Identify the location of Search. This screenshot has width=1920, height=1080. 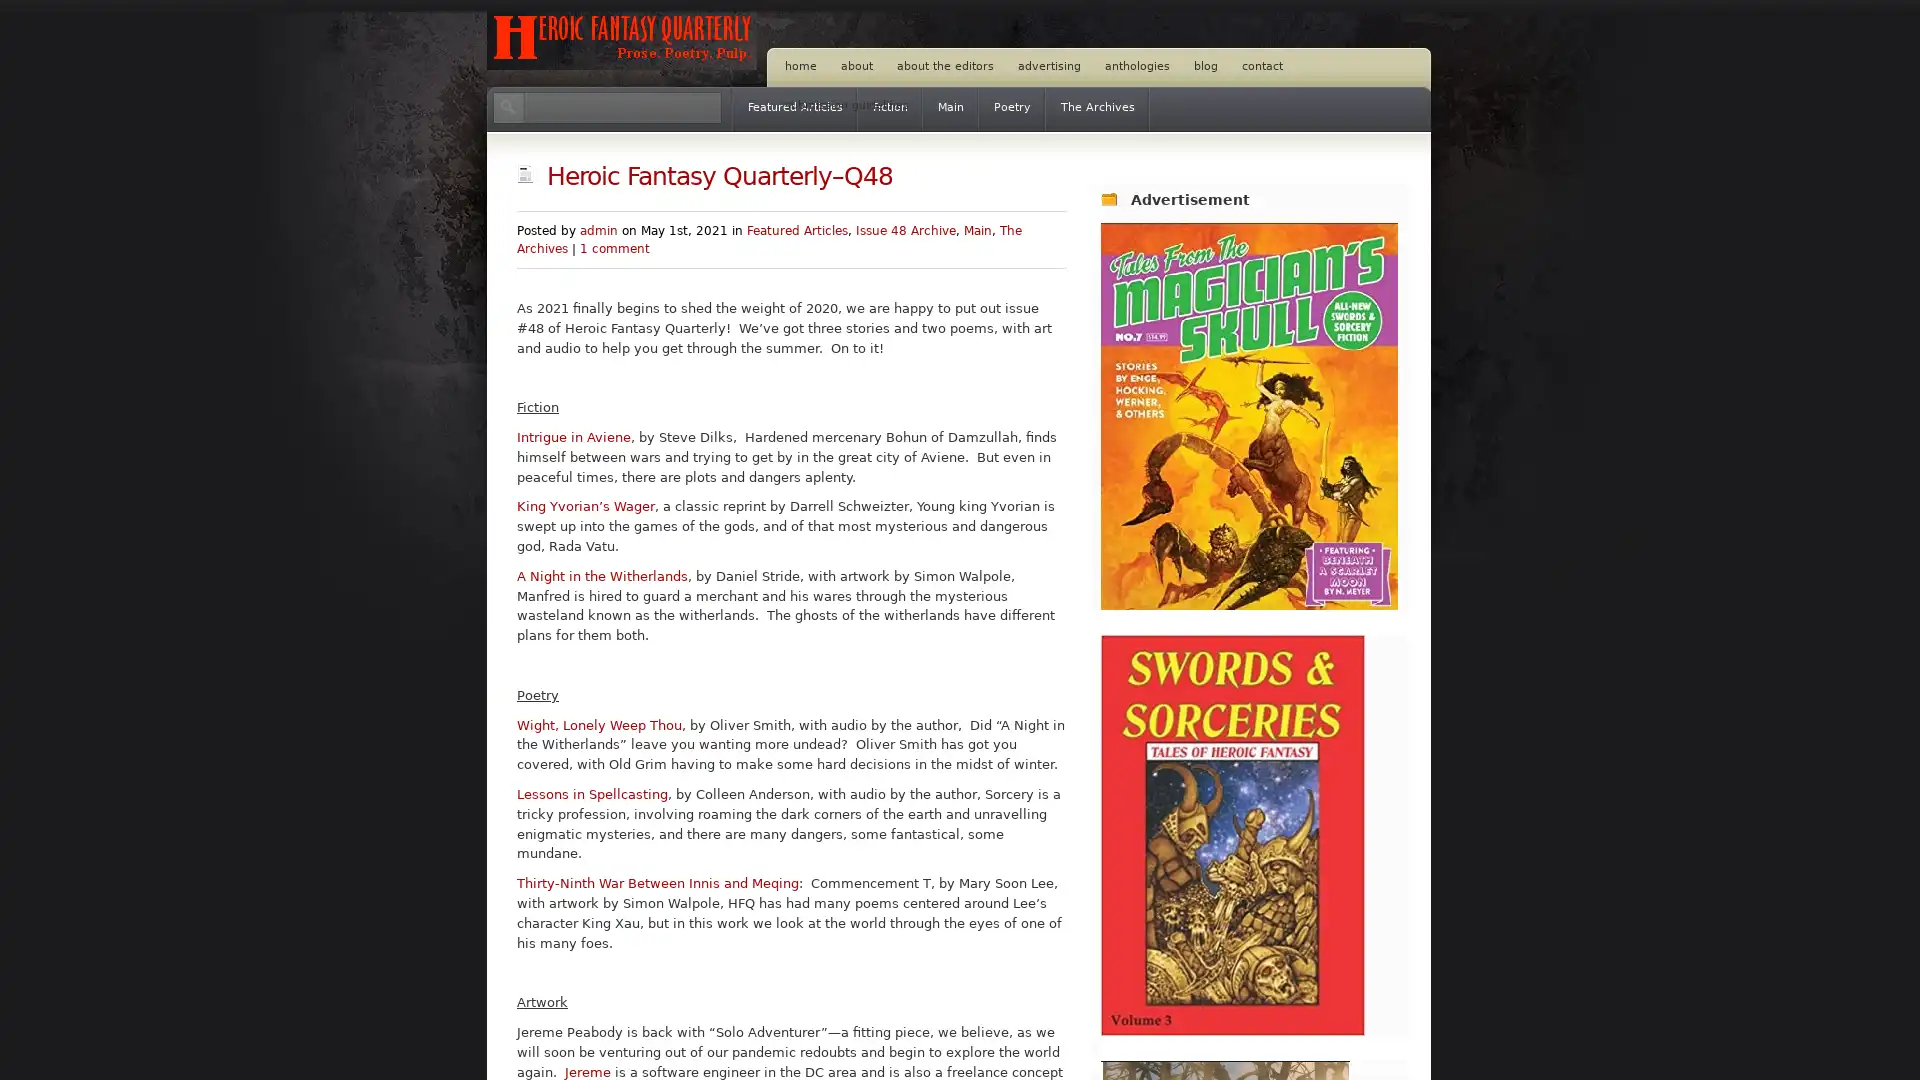
(508, 108).